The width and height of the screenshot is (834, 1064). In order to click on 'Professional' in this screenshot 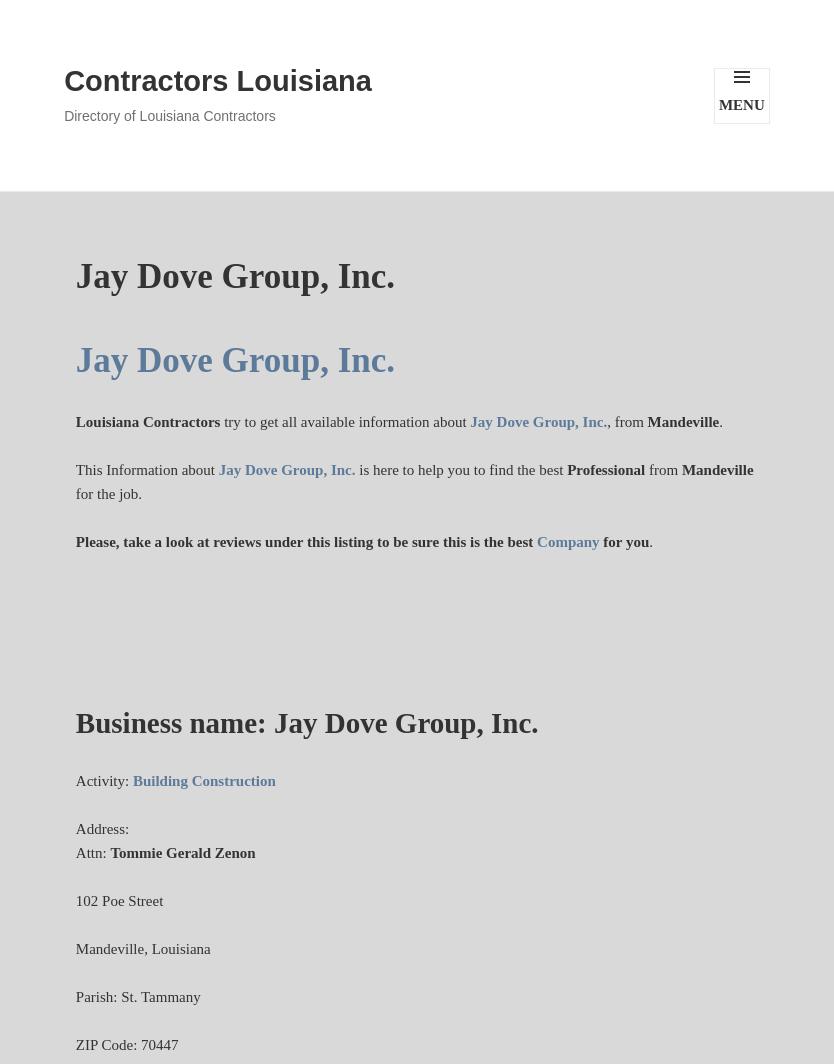, I will do `click(567, 469)`.